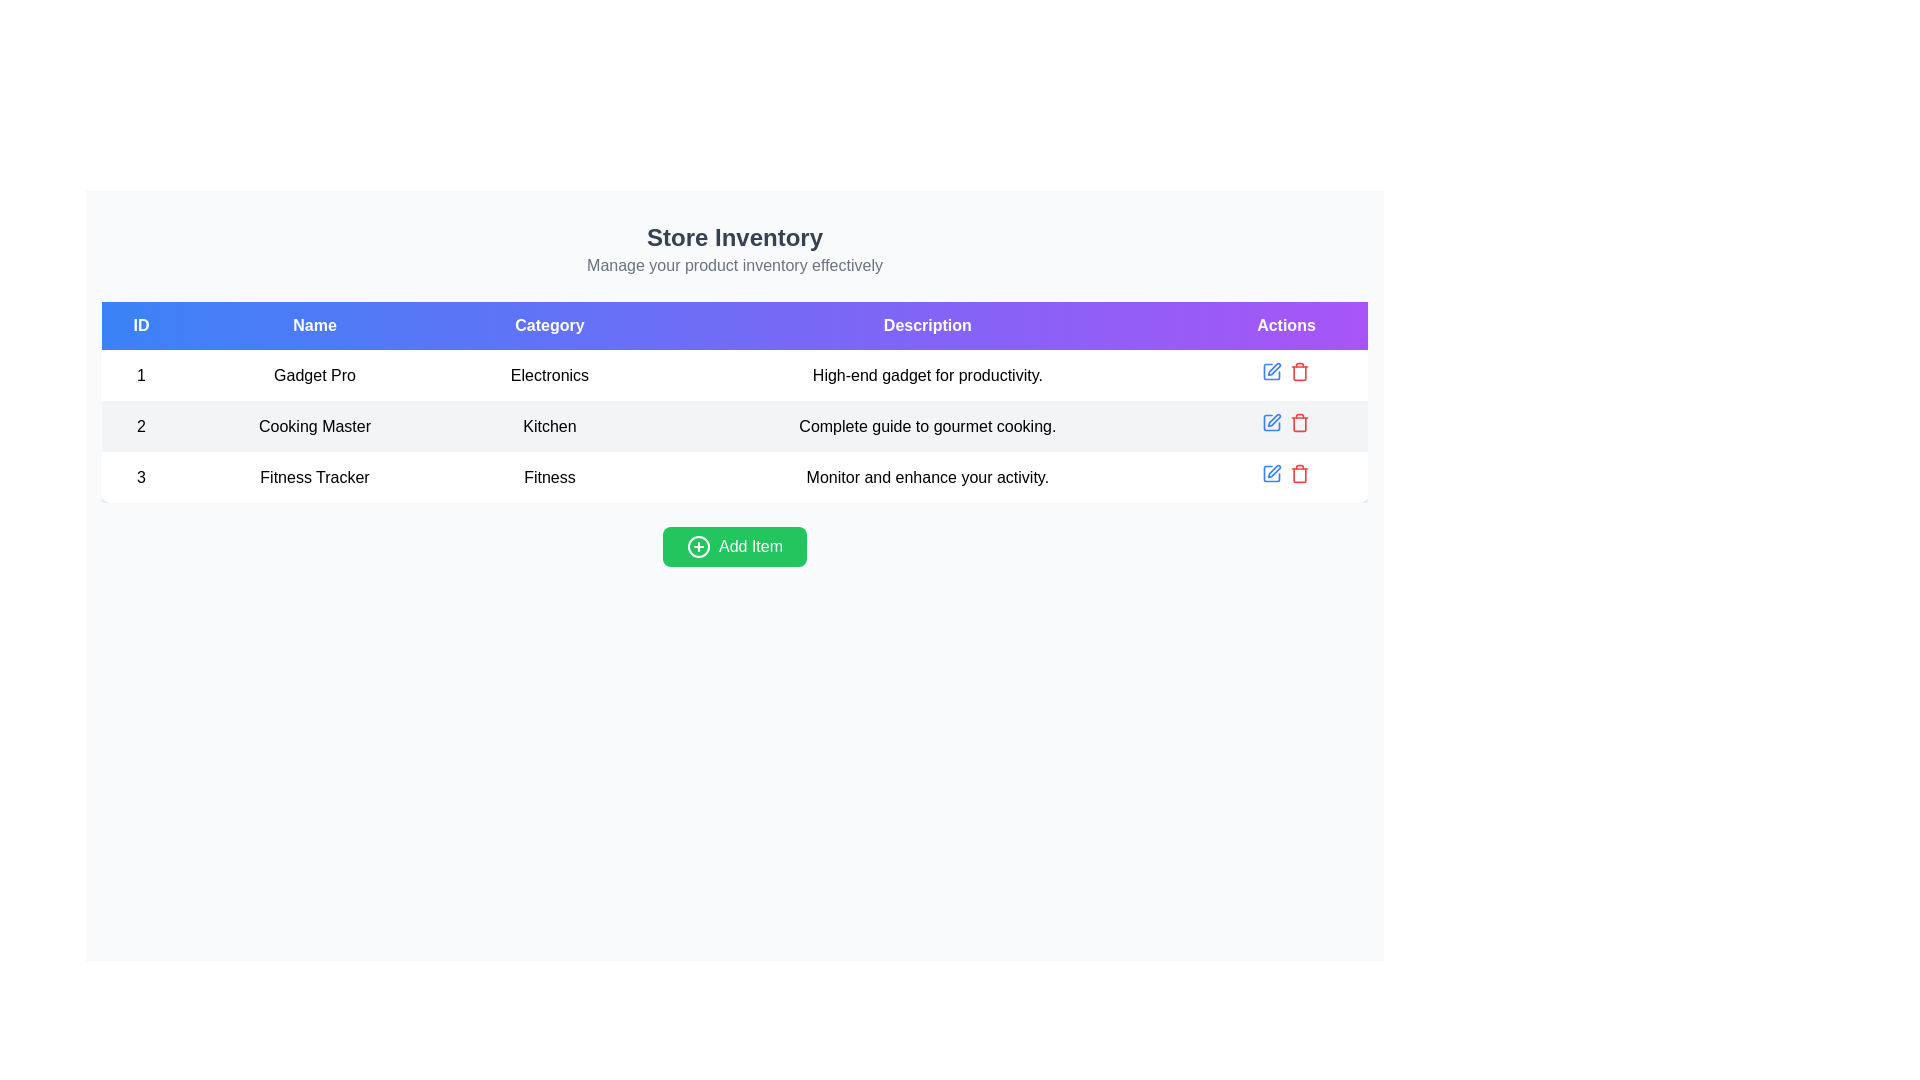 This screenshot has height=1080, width=1920. I want to click on the lower part of the trash bin icon in the 'Actions' column of the third row of the table associated with the 'Fitness Tracker', so click(1300, 475).